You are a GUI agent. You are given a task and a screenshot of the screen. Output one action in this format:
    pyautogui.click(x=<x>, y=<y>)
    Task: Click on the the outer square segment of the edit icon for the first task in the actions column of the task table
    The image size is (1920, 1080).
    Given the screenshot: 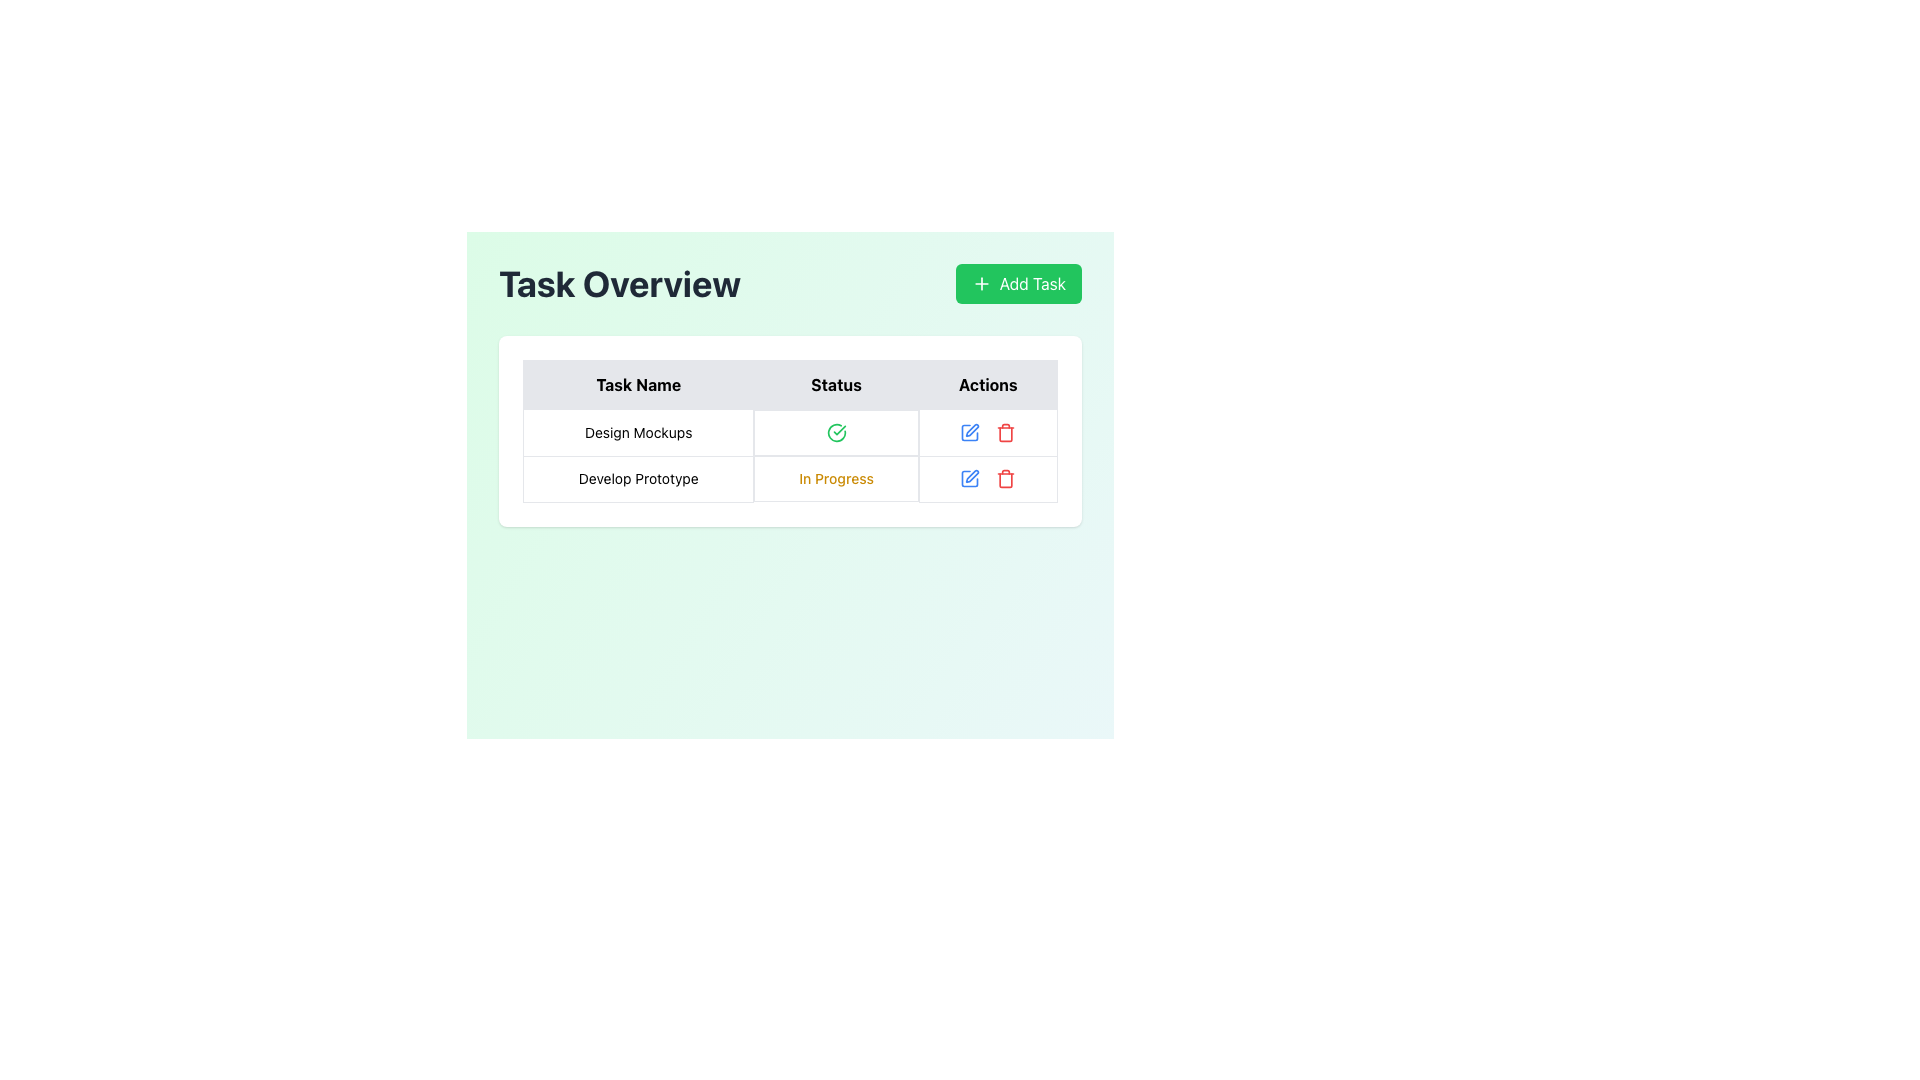 What is the action you would take?
    pyautogui.click(x=970, y=431)
    